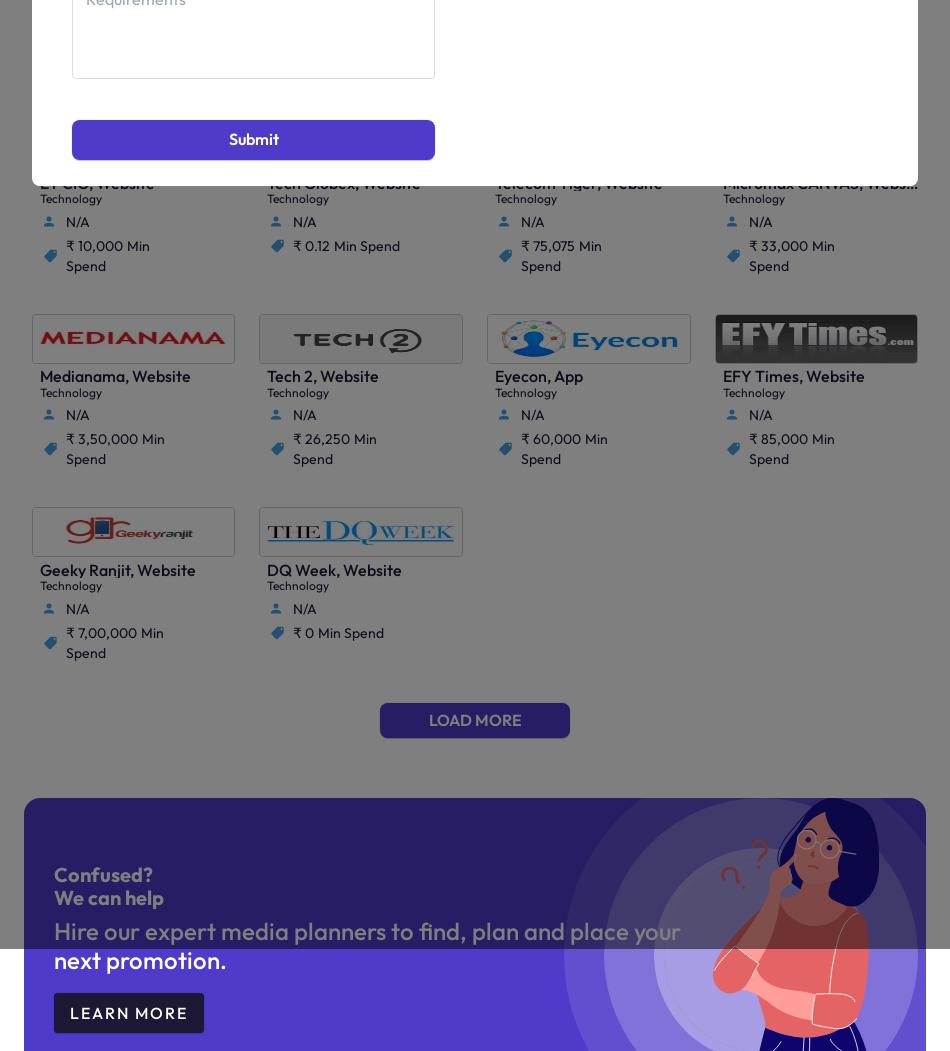 This screenshot has width=950, height=1051. What do you see at coordinates (473, 719) in the screenshot?
I see `'LOAD MORE'` at bounding box center [473, 719].